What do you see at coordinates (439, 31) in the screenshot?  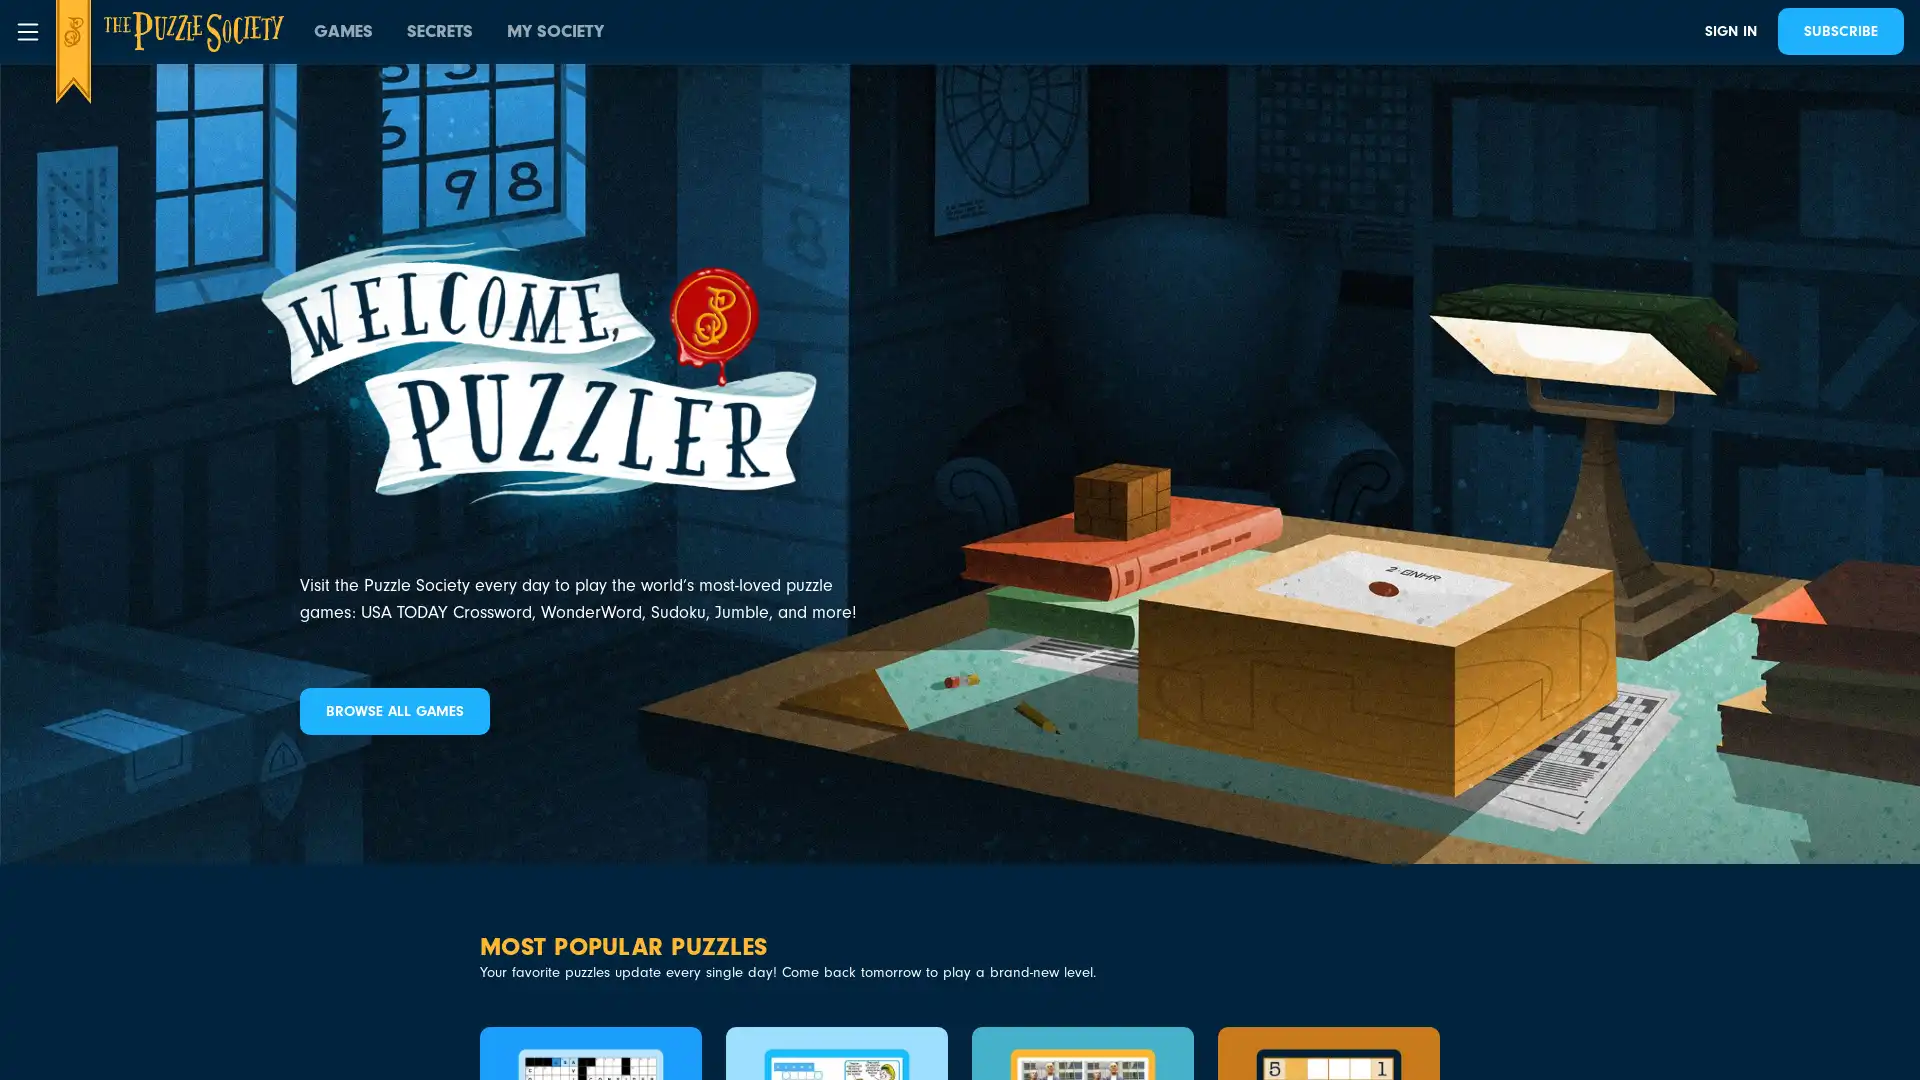 I see `SECRETS` at bounding box center [439, 31].